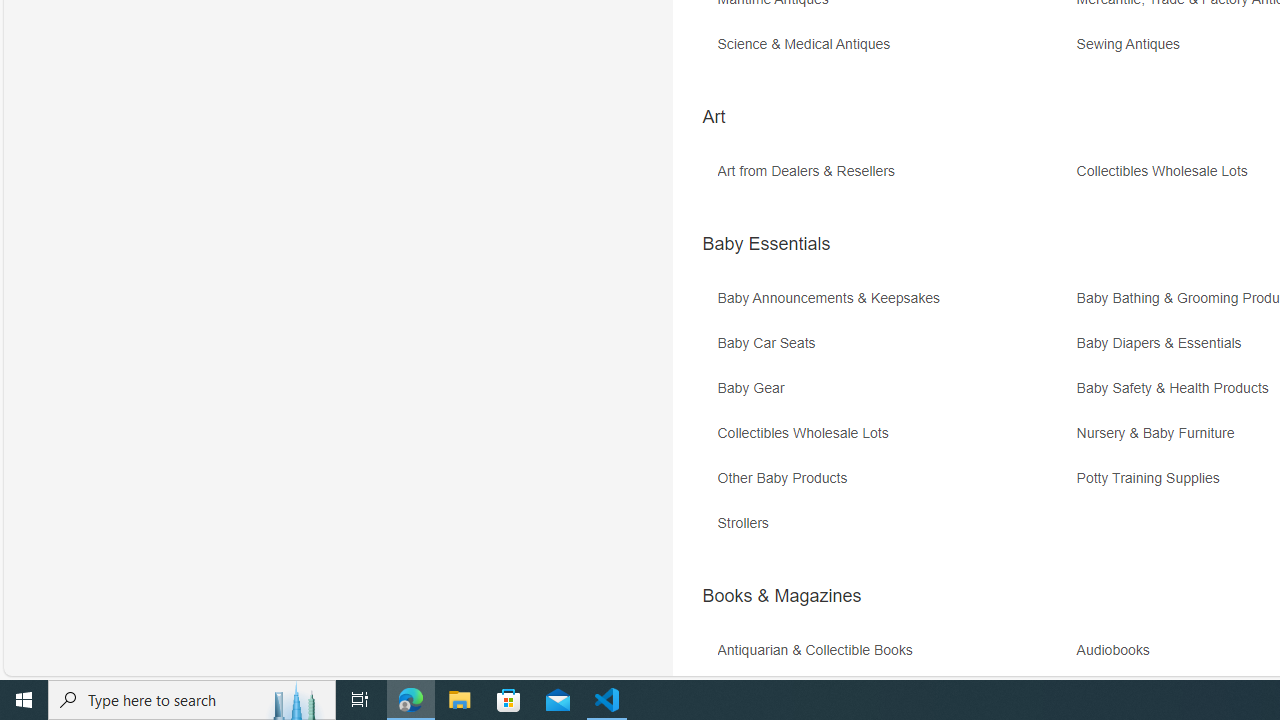  I want to click on 'Art', so click(713, 117).